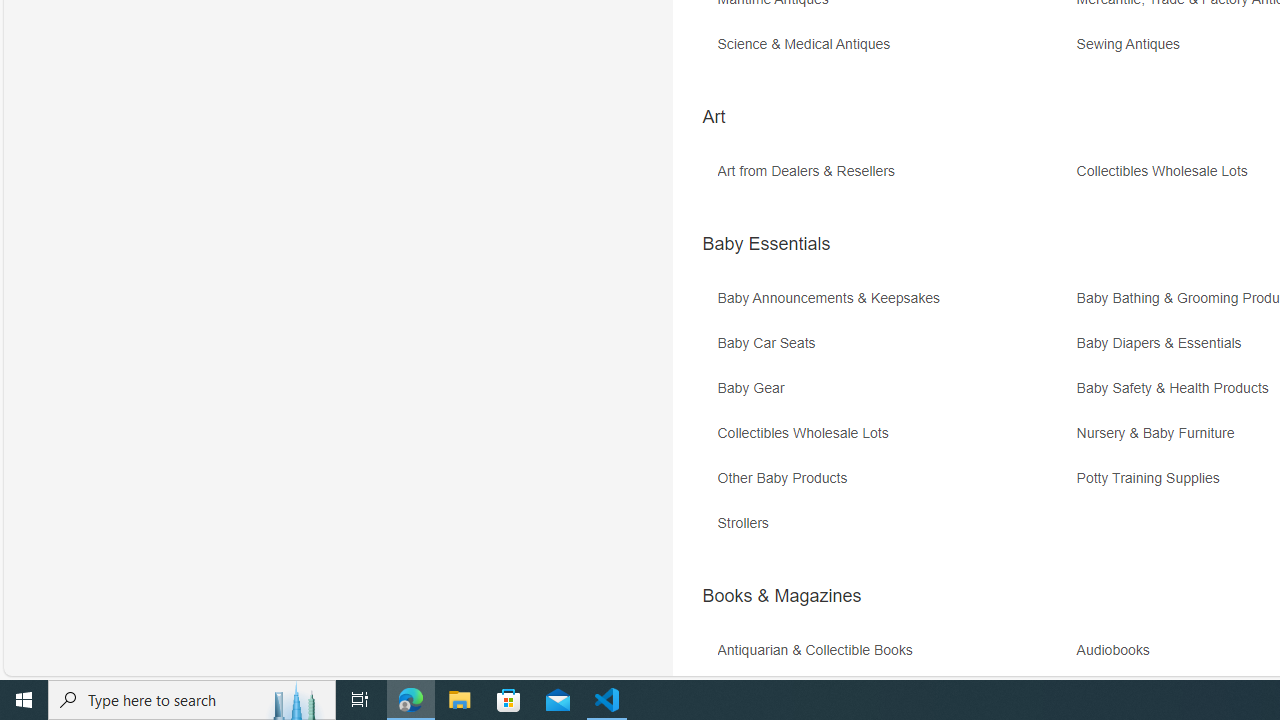  I want to click on 'Art', so click(713, 117).